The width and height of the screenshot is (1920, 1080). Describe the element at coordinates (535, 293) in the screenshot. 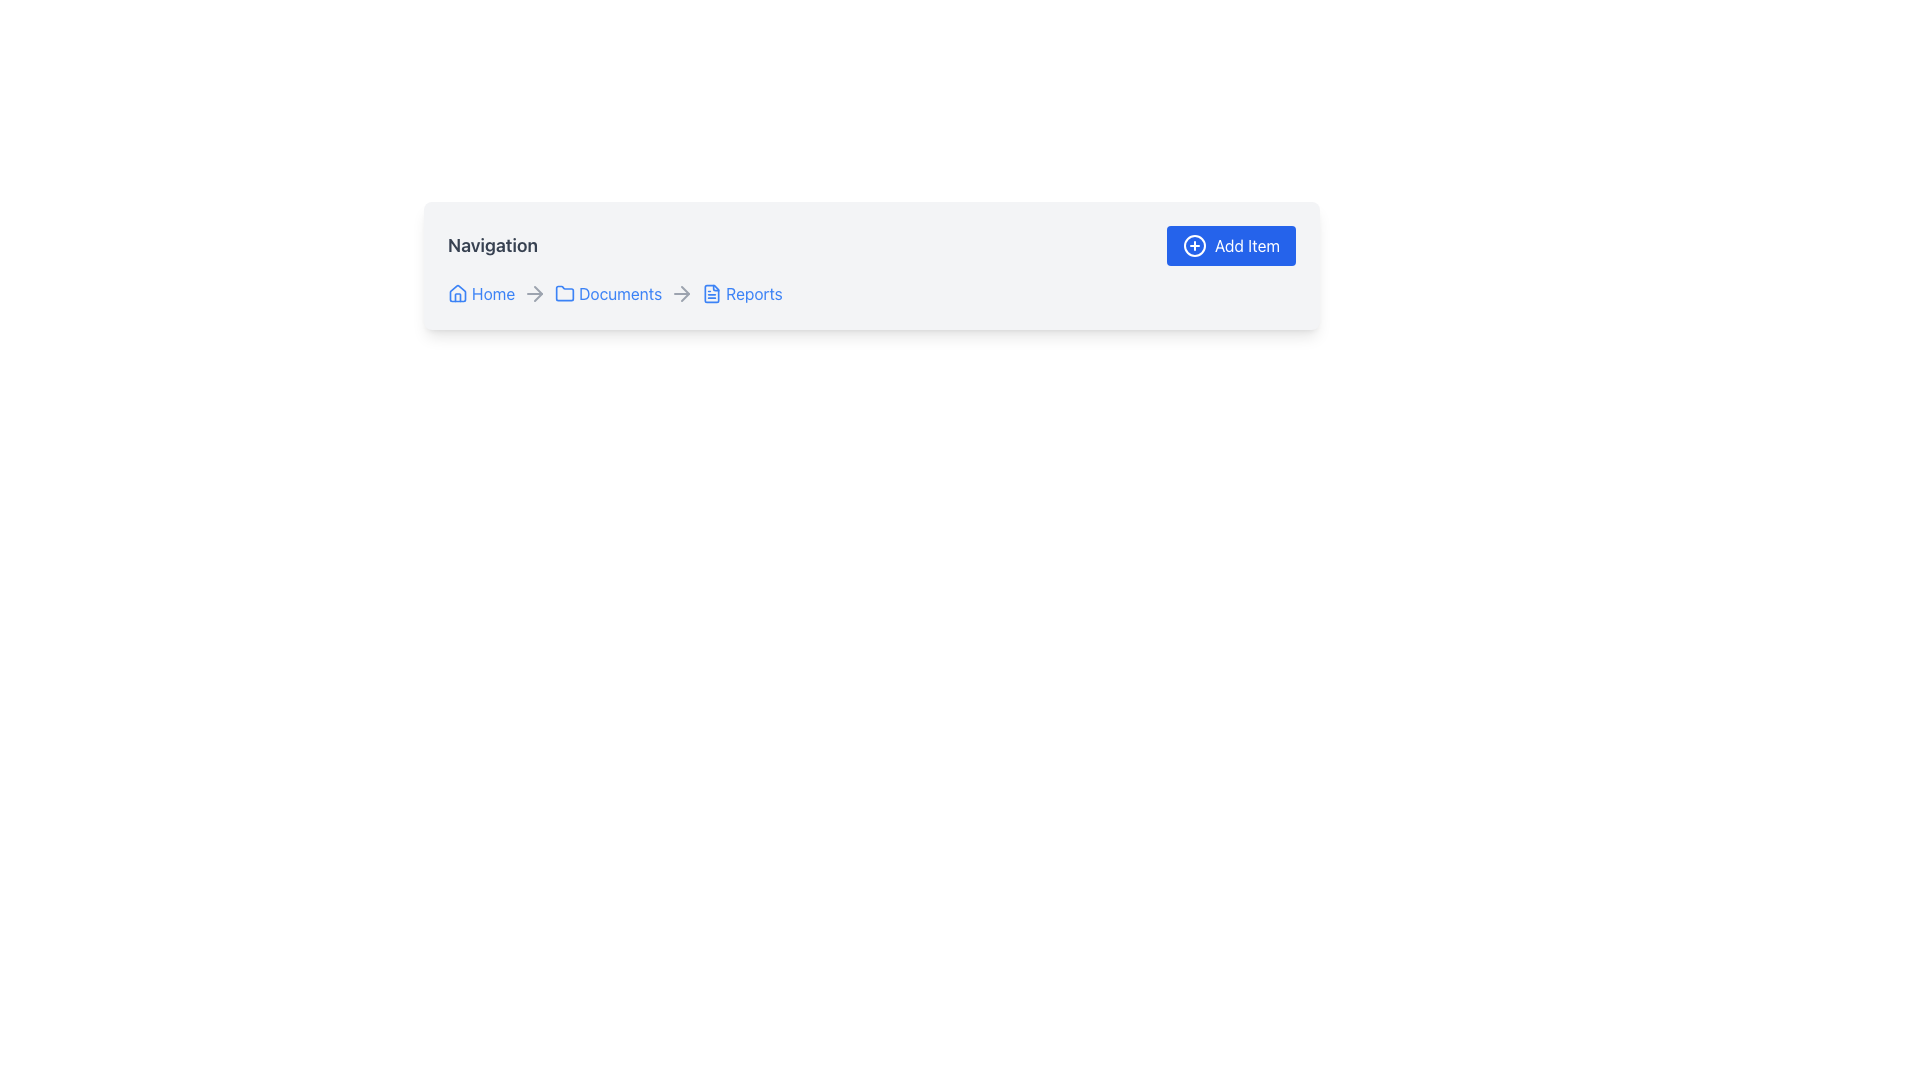

I see `the right-pointing grey arrow icon located in the navigation bar between the 'Home' and 'Documents' links` at that location.